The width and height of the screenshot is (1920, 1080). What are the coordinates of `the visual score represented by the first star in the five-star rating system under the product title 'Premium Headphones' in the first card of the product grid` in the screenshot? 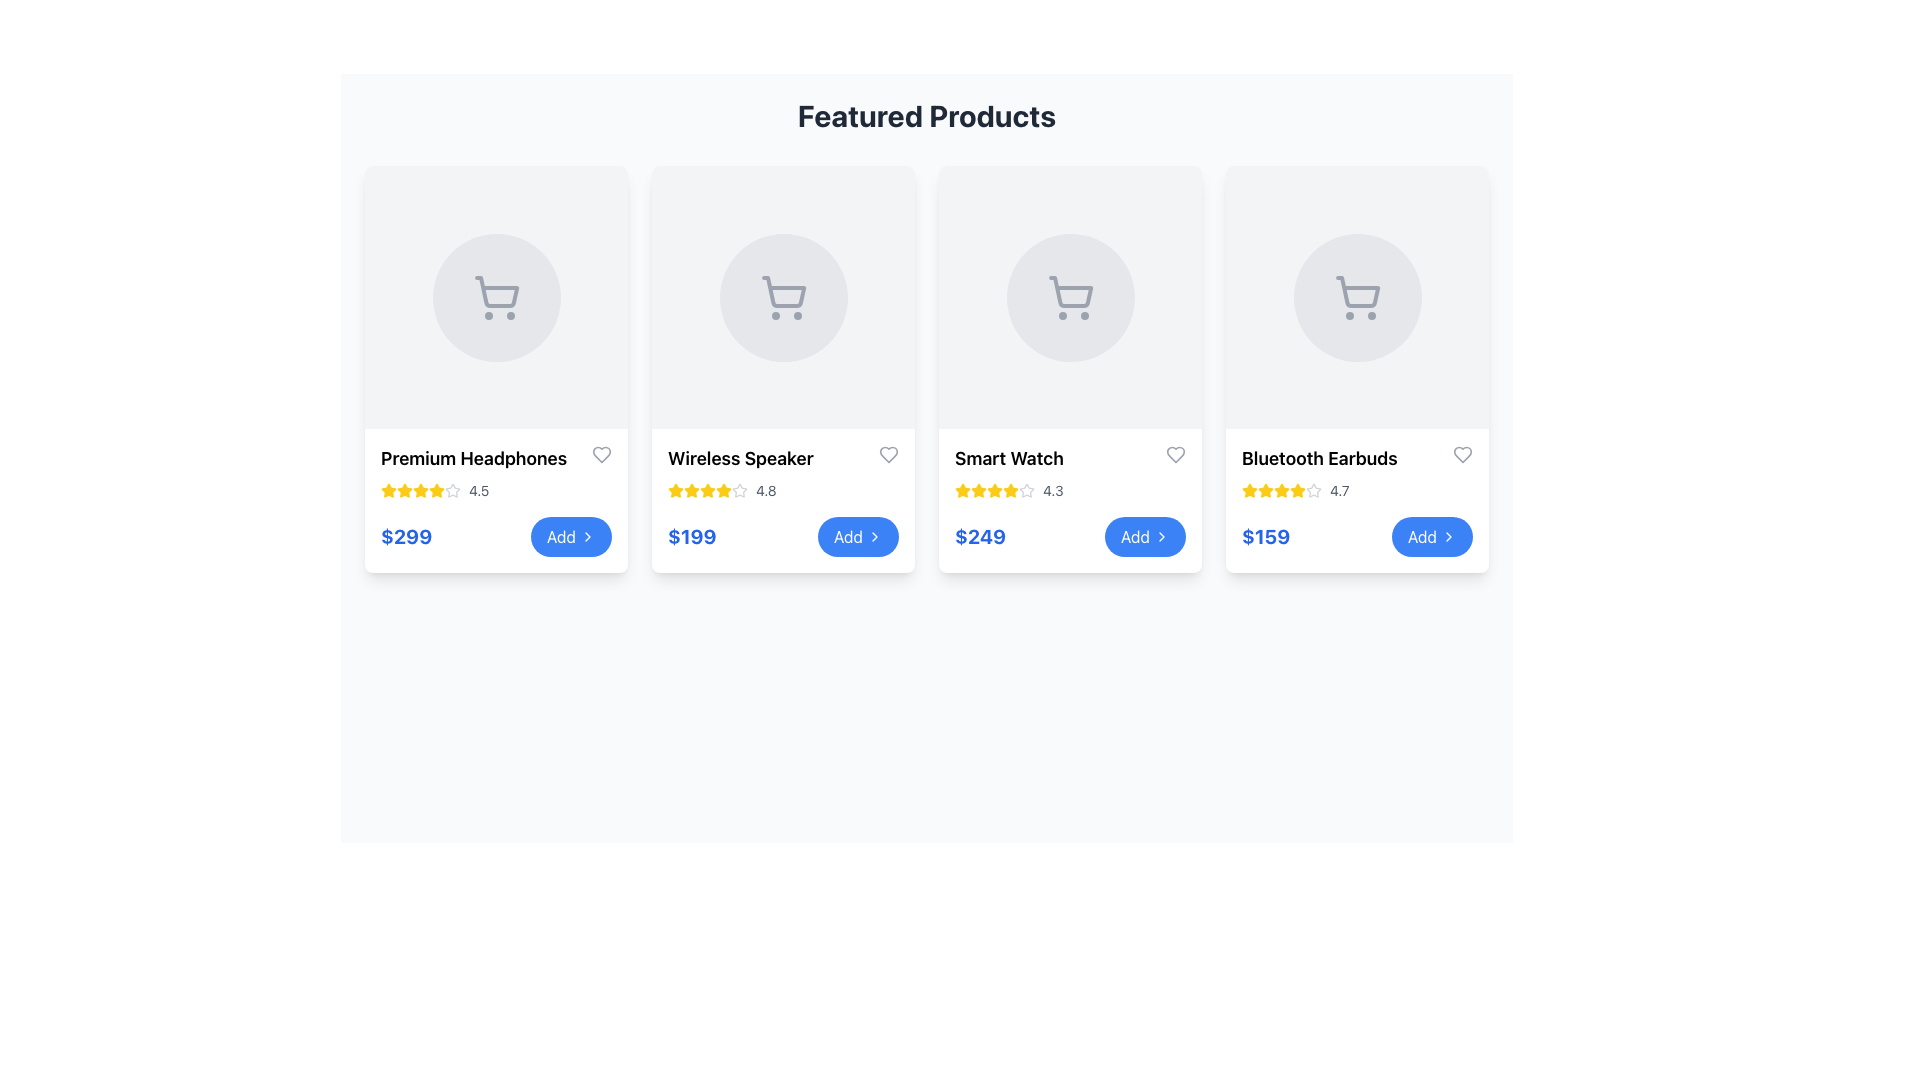 It's located at (403, 490).